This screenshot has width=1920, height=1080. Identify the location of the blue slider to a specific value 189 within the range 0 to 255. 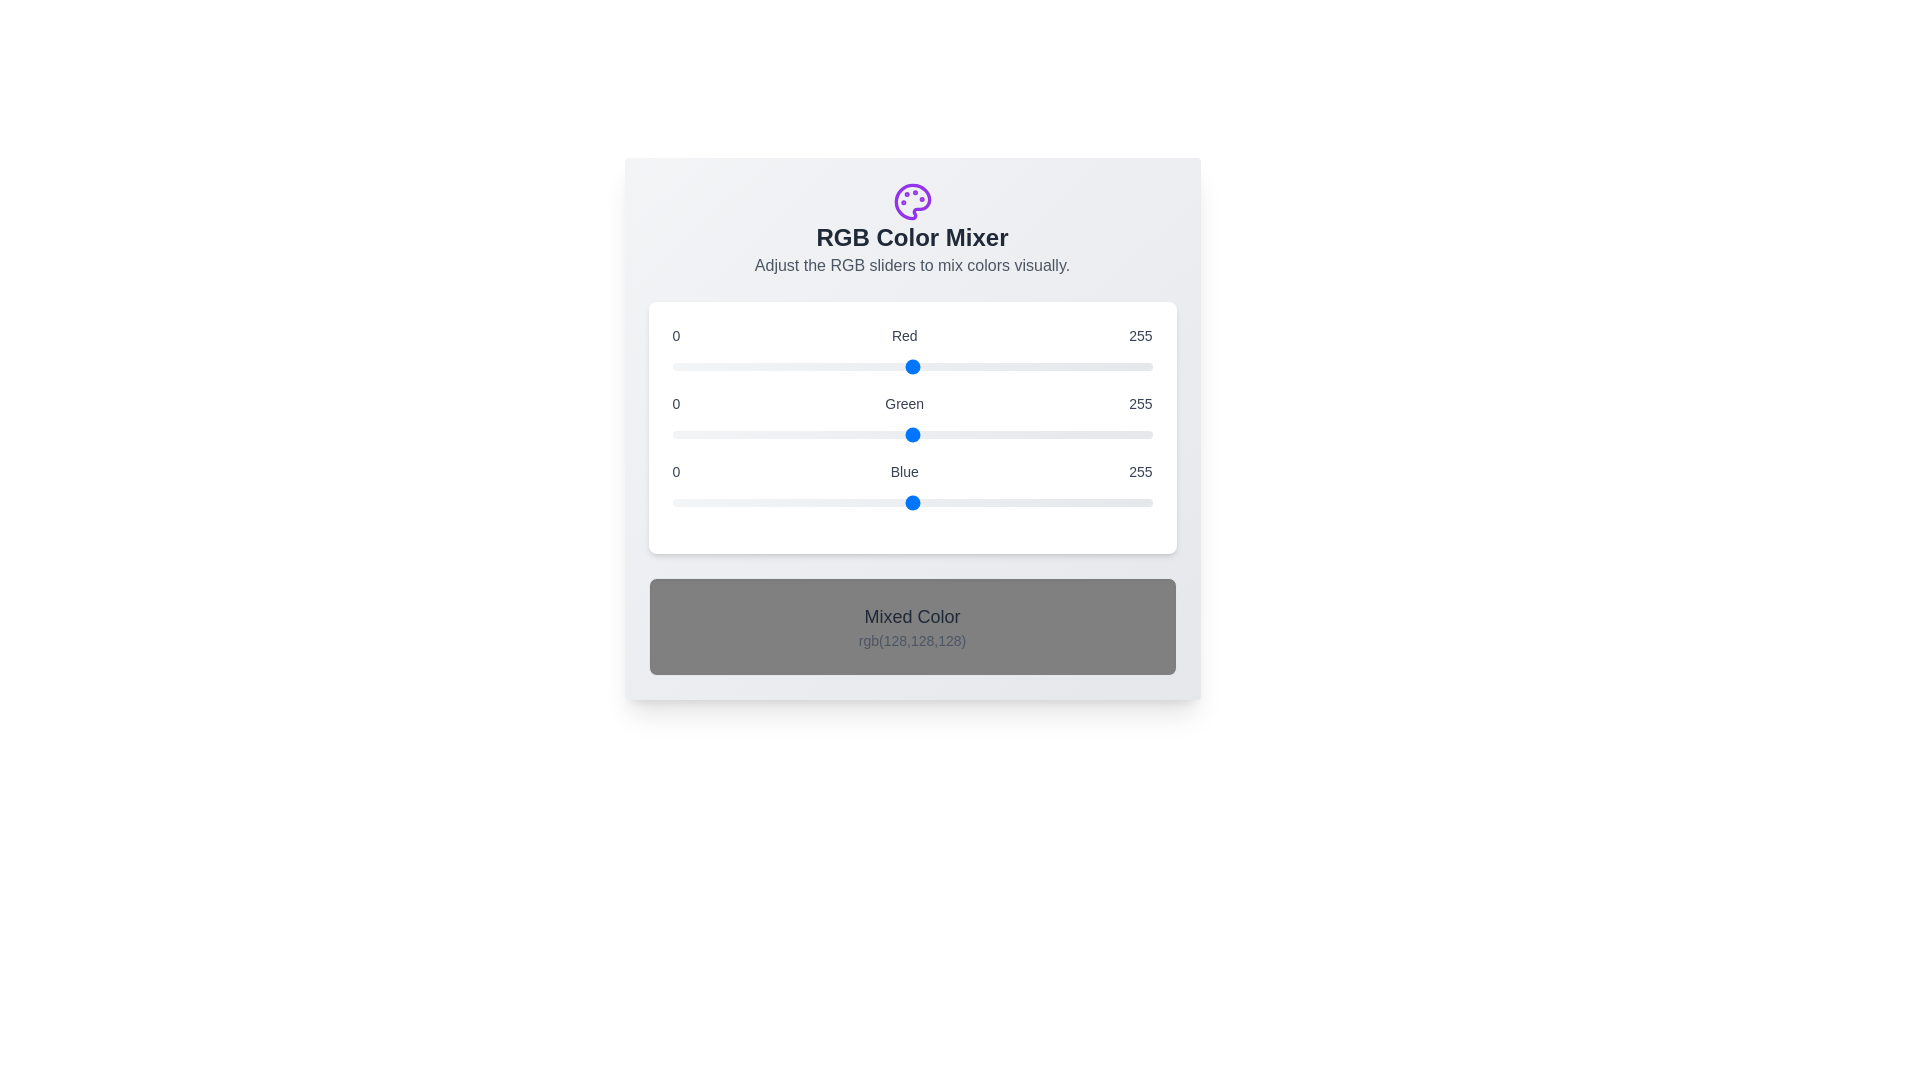
(1028, 501).